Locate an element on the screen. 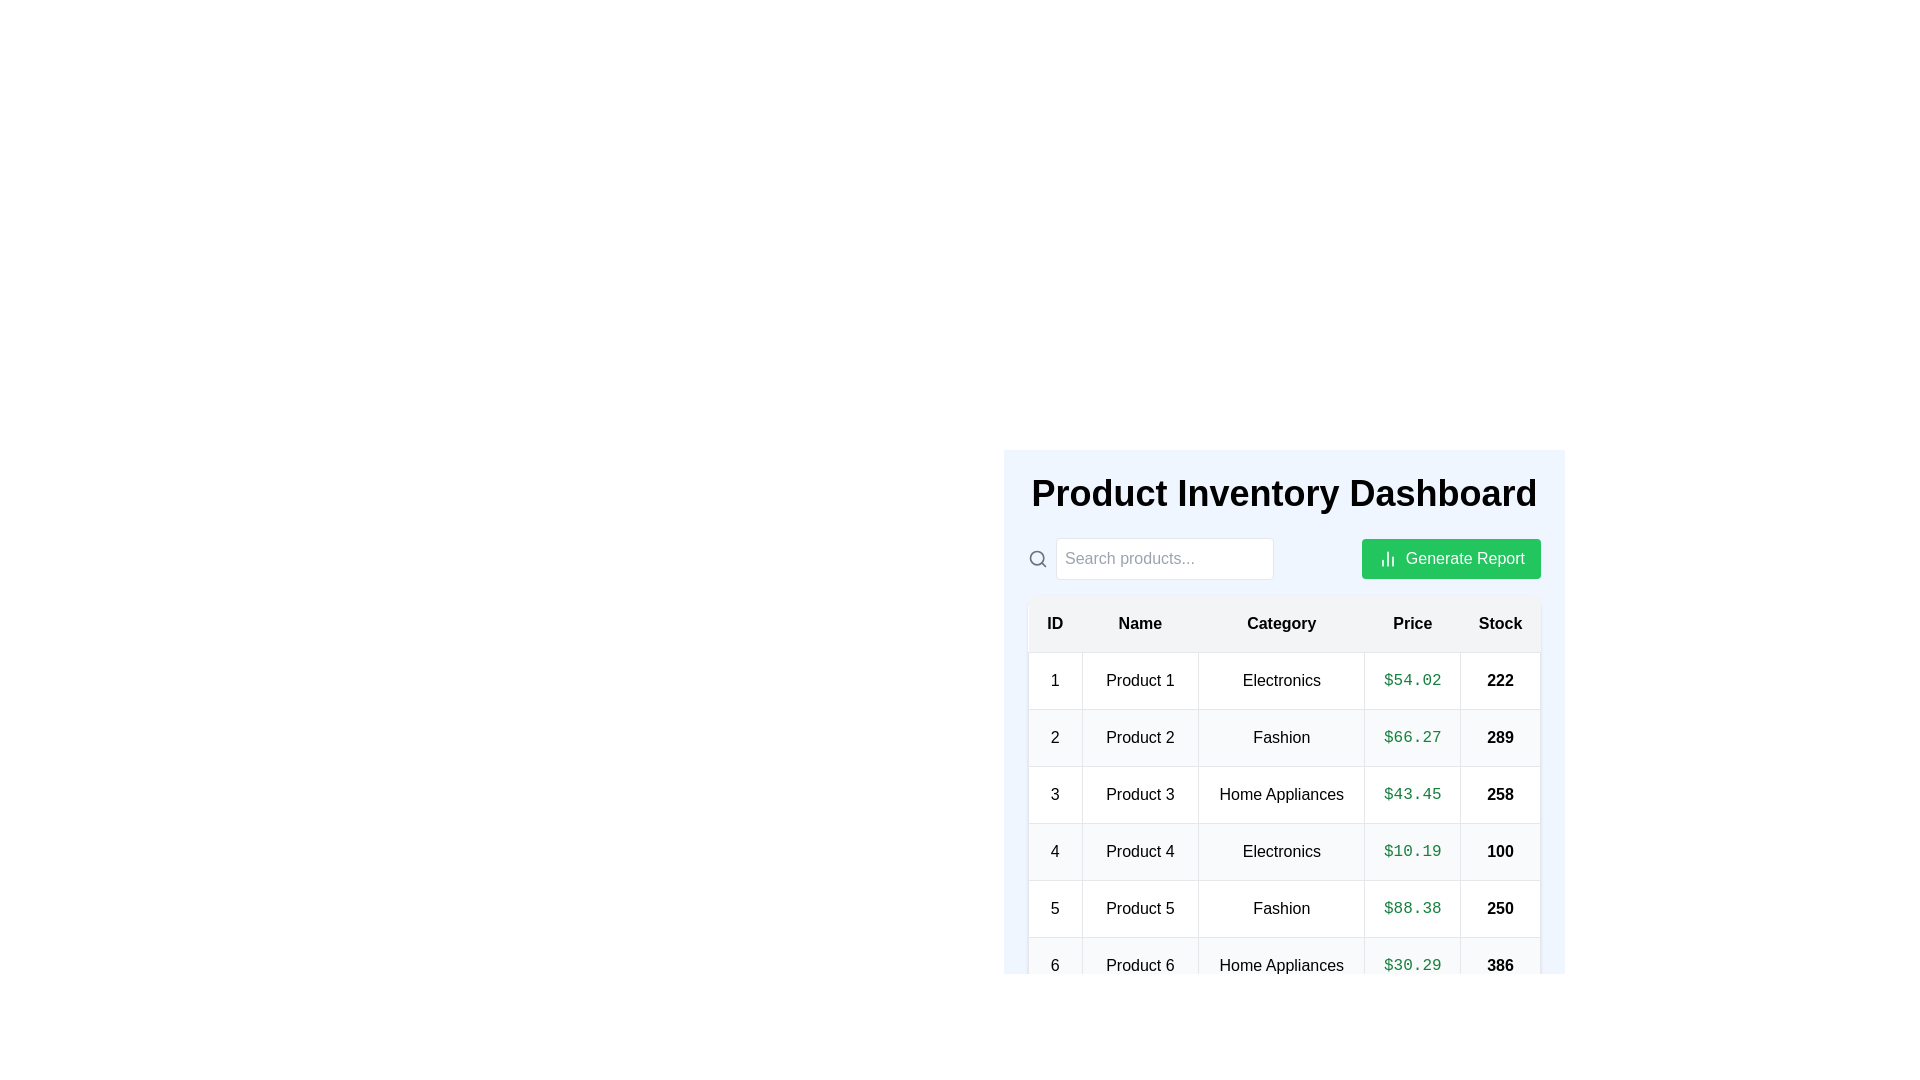 Image resolution: width=1920 pixels, height=1080 pixels. the 'Generate Report' button is located at coordinates (1450, 559).